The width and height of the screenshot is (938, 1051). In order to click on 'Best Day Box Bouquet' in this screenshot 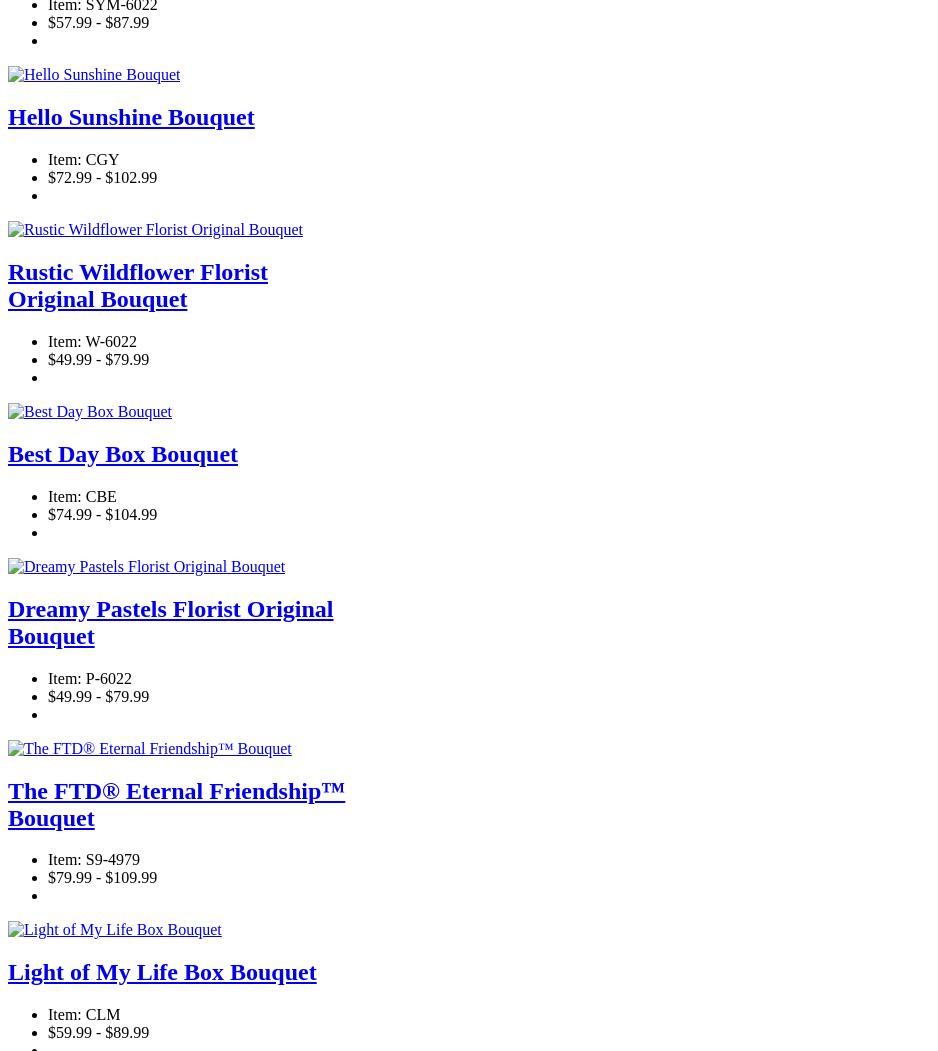, I will do `click(121, 451)`.